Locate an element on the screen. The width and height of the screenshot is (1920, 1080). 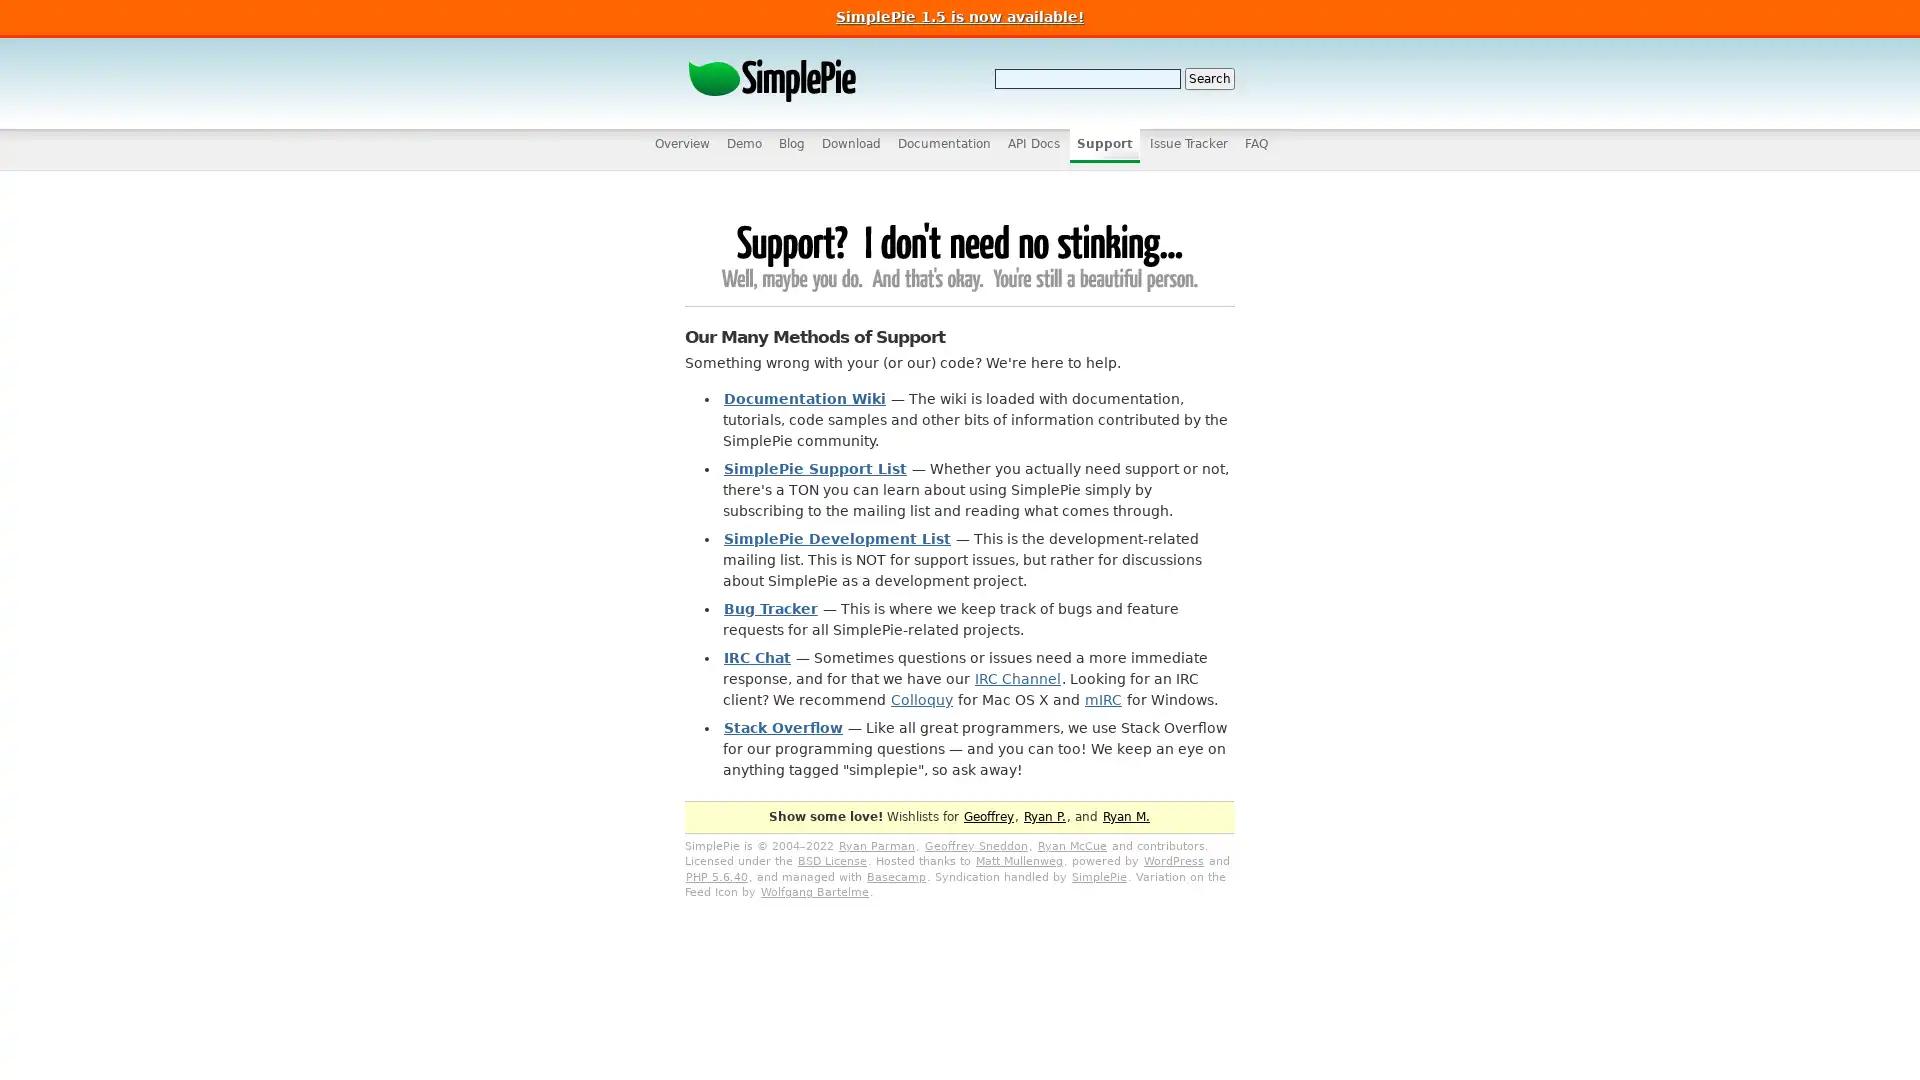
Search is located at coordinates (1208, 77).